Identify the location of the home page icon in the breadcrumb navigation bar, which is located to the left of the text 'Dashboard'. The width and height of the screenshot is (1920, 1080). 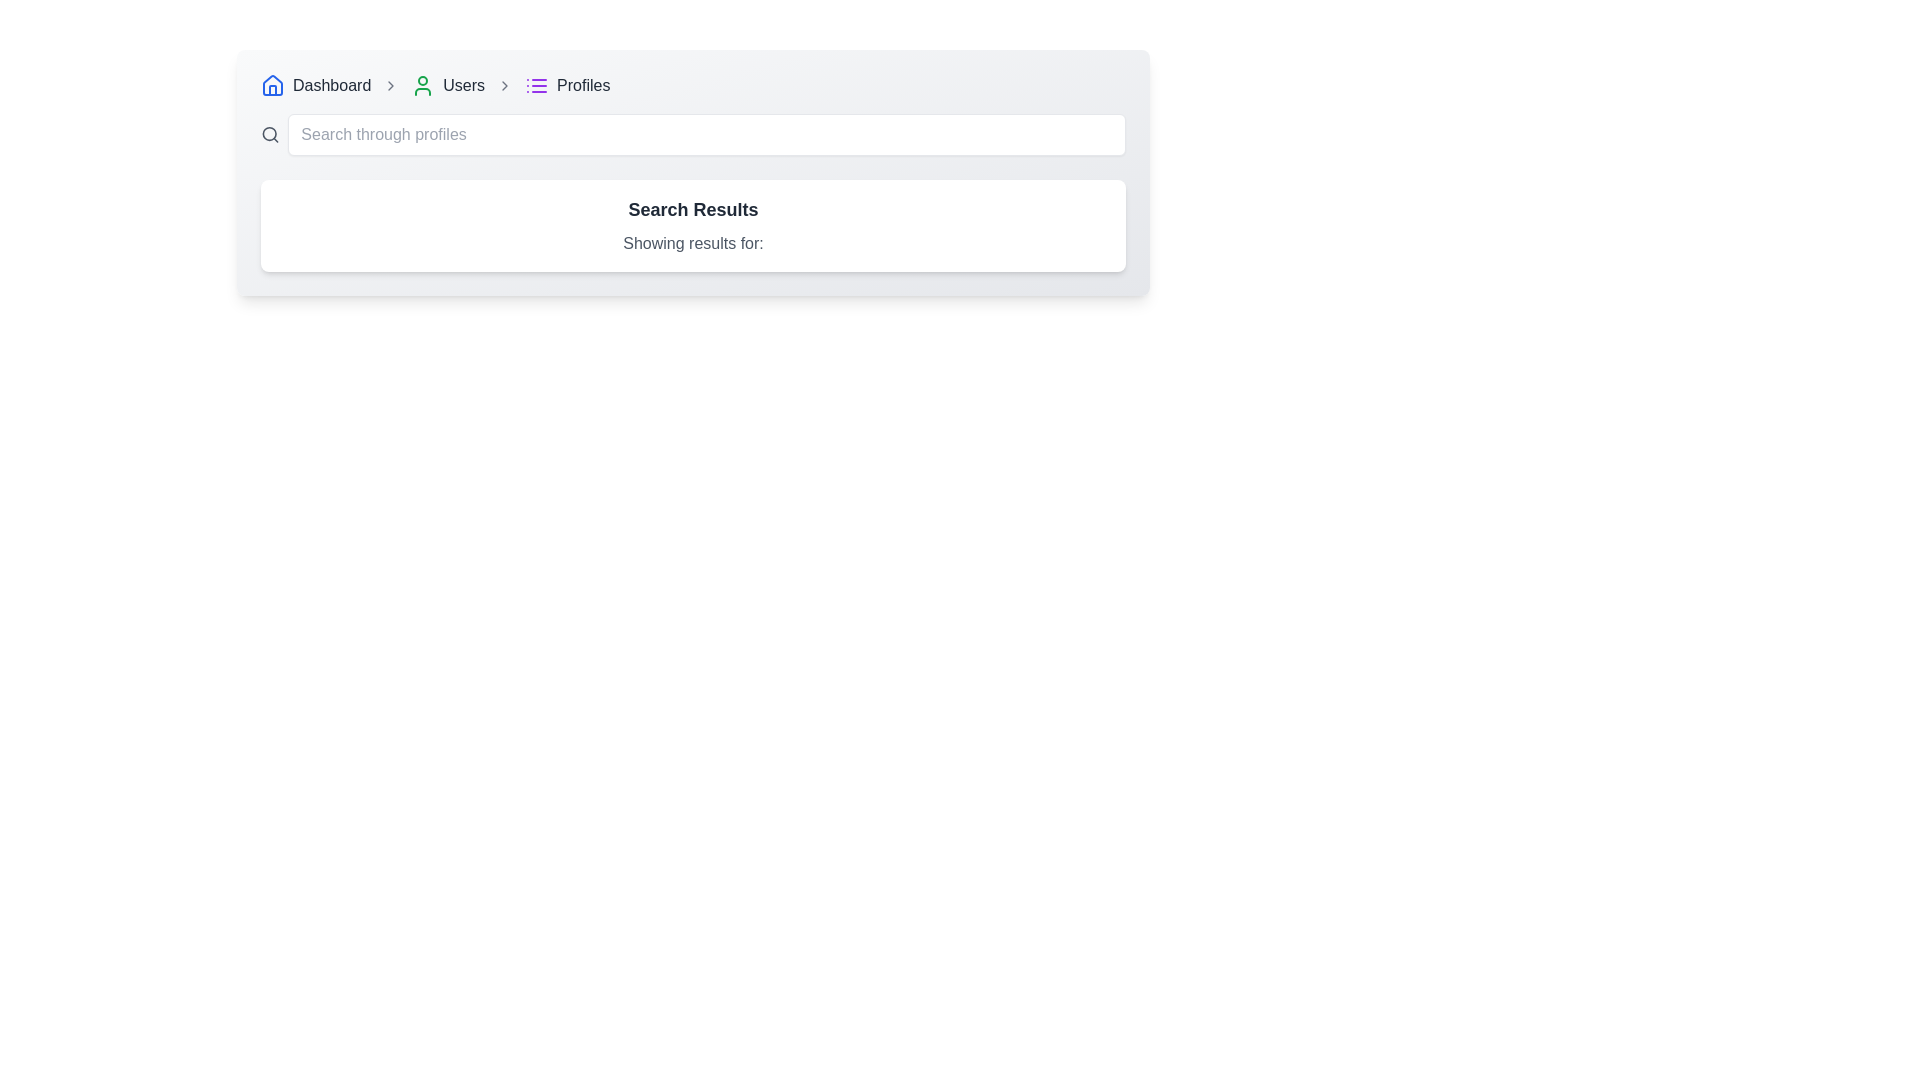
(272, 84).